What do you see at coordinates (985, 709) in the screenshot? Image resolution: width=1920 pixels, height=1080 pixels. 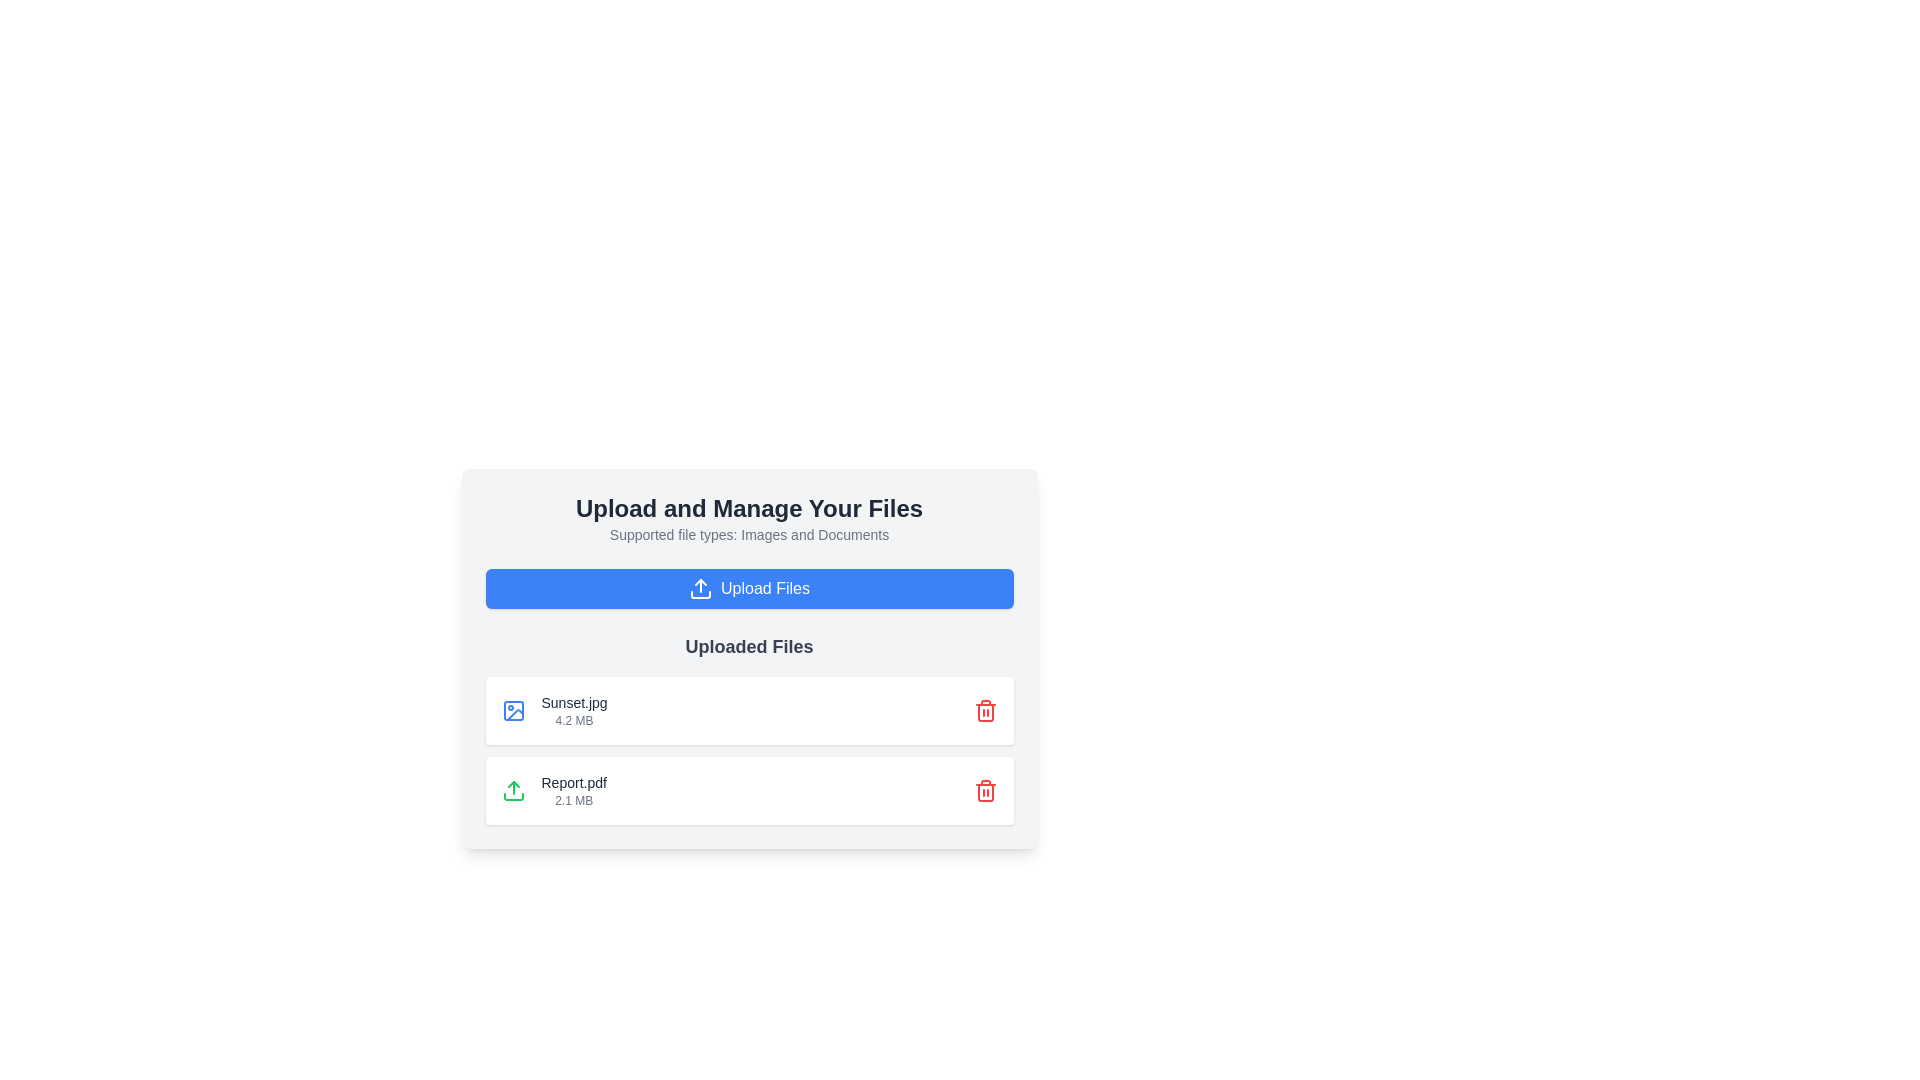 I see `the red trash can icon button located in the upper-right section of the card displaying the file 'Sunset.jpg'` at bounding box center [985, 709].